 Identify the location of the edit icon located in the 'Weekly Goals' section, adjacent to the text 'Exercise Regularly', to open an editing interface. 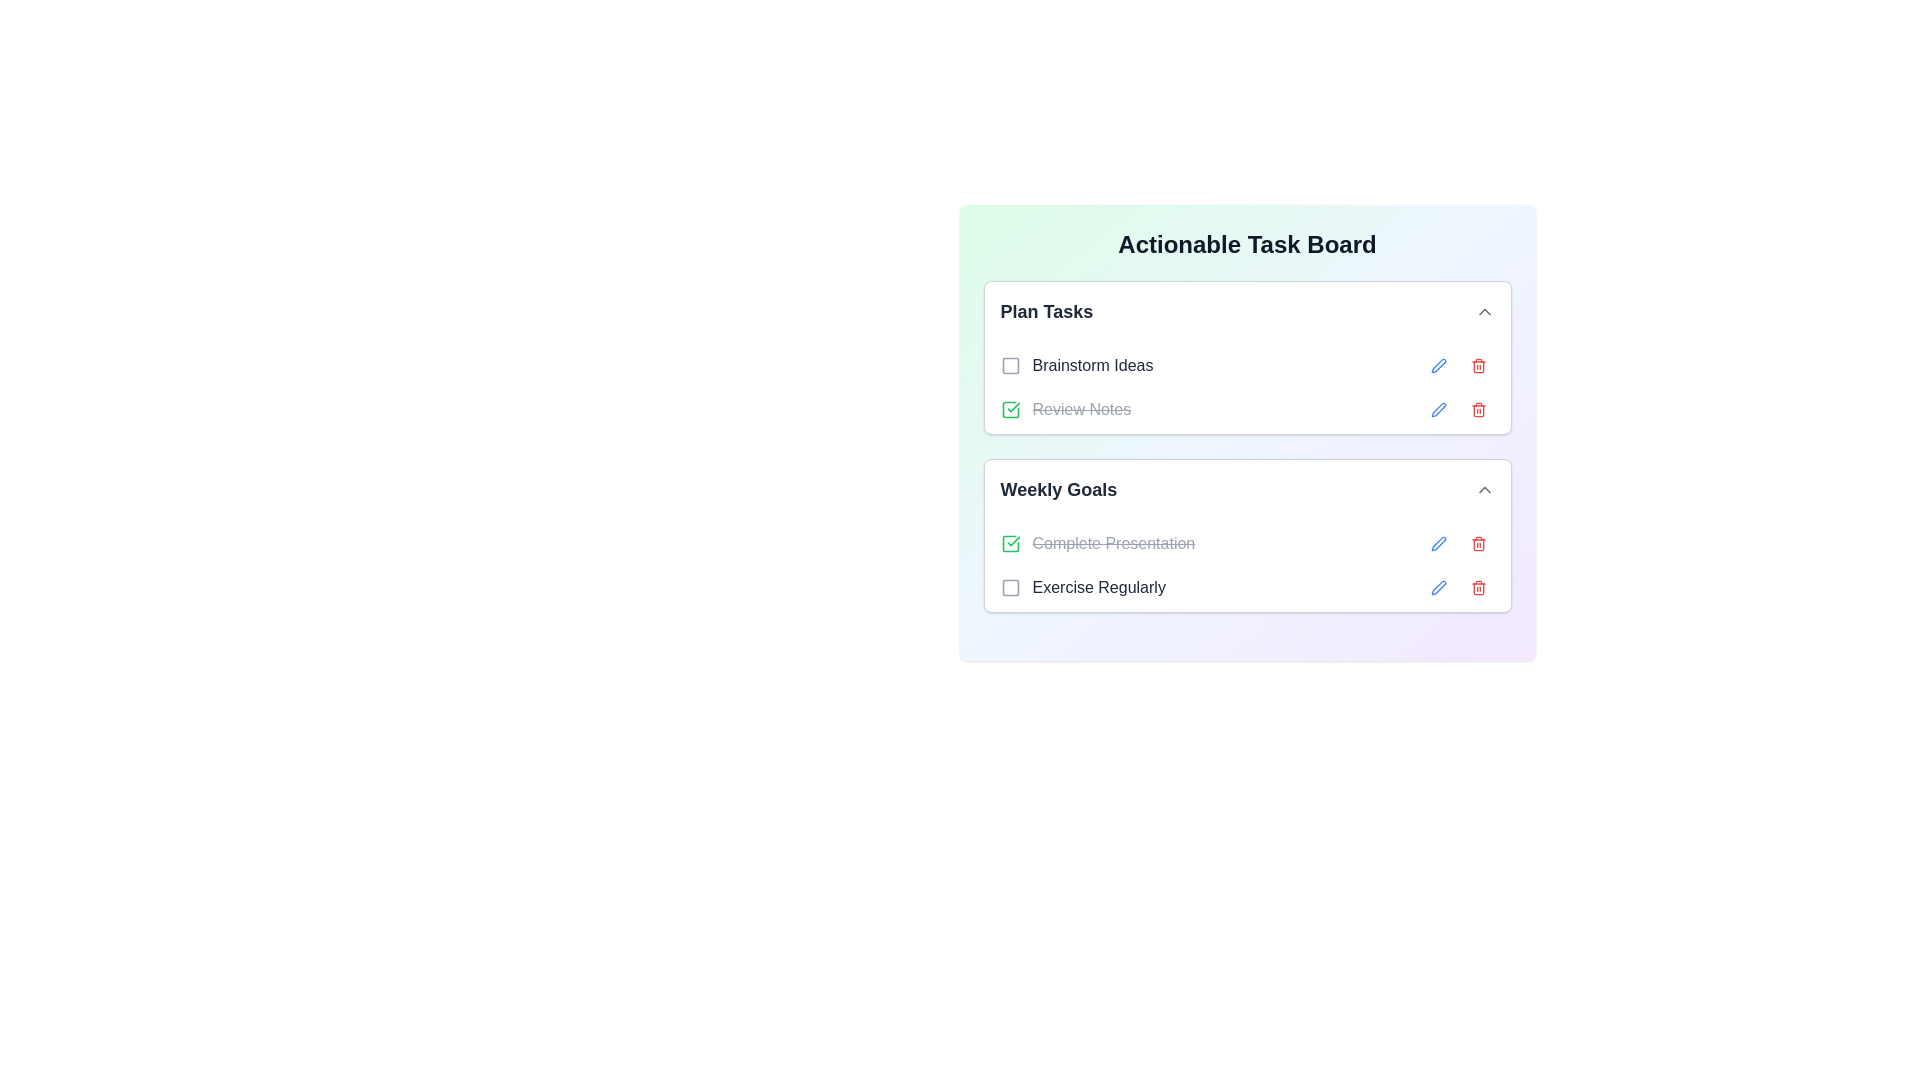
(1437, 586).